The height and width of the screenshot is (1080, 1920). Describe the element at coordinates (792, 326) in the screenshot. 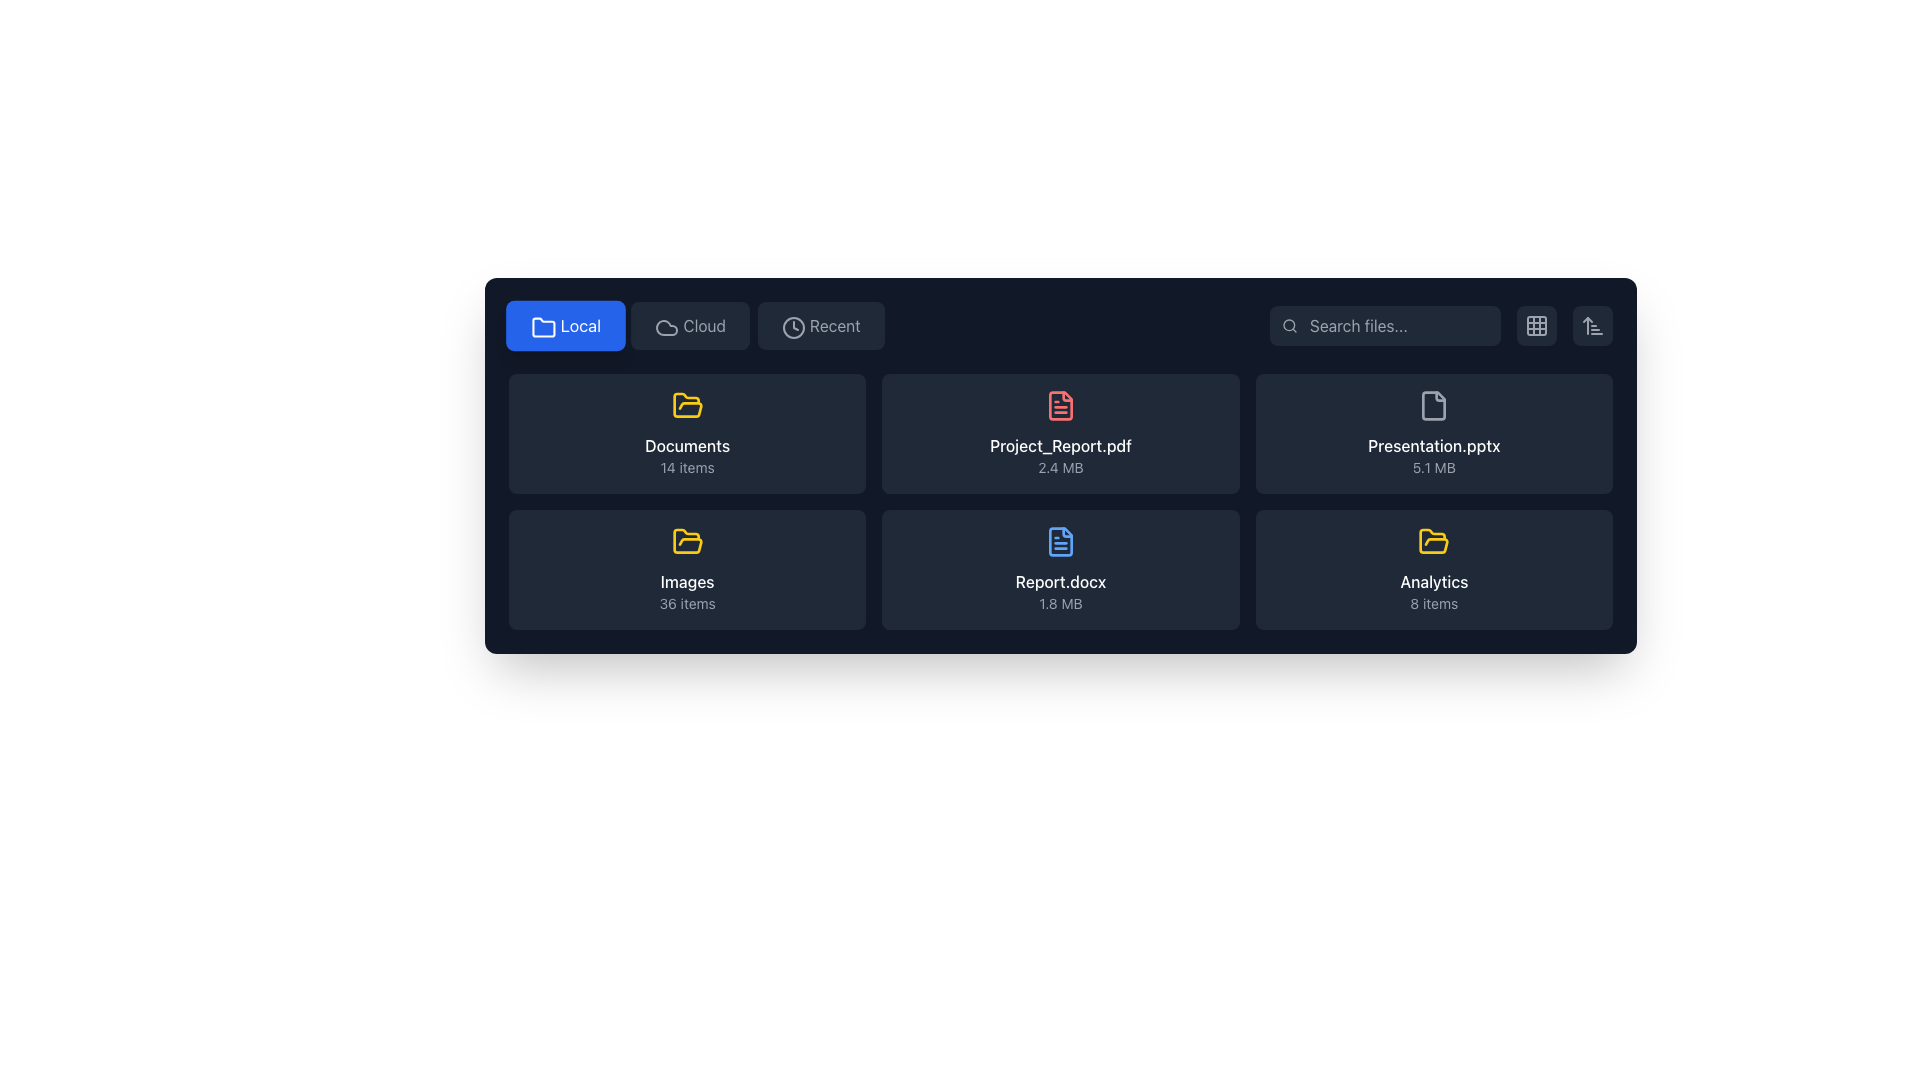

I see `the 'Recent' icon button located in the navigation bar` at that location.